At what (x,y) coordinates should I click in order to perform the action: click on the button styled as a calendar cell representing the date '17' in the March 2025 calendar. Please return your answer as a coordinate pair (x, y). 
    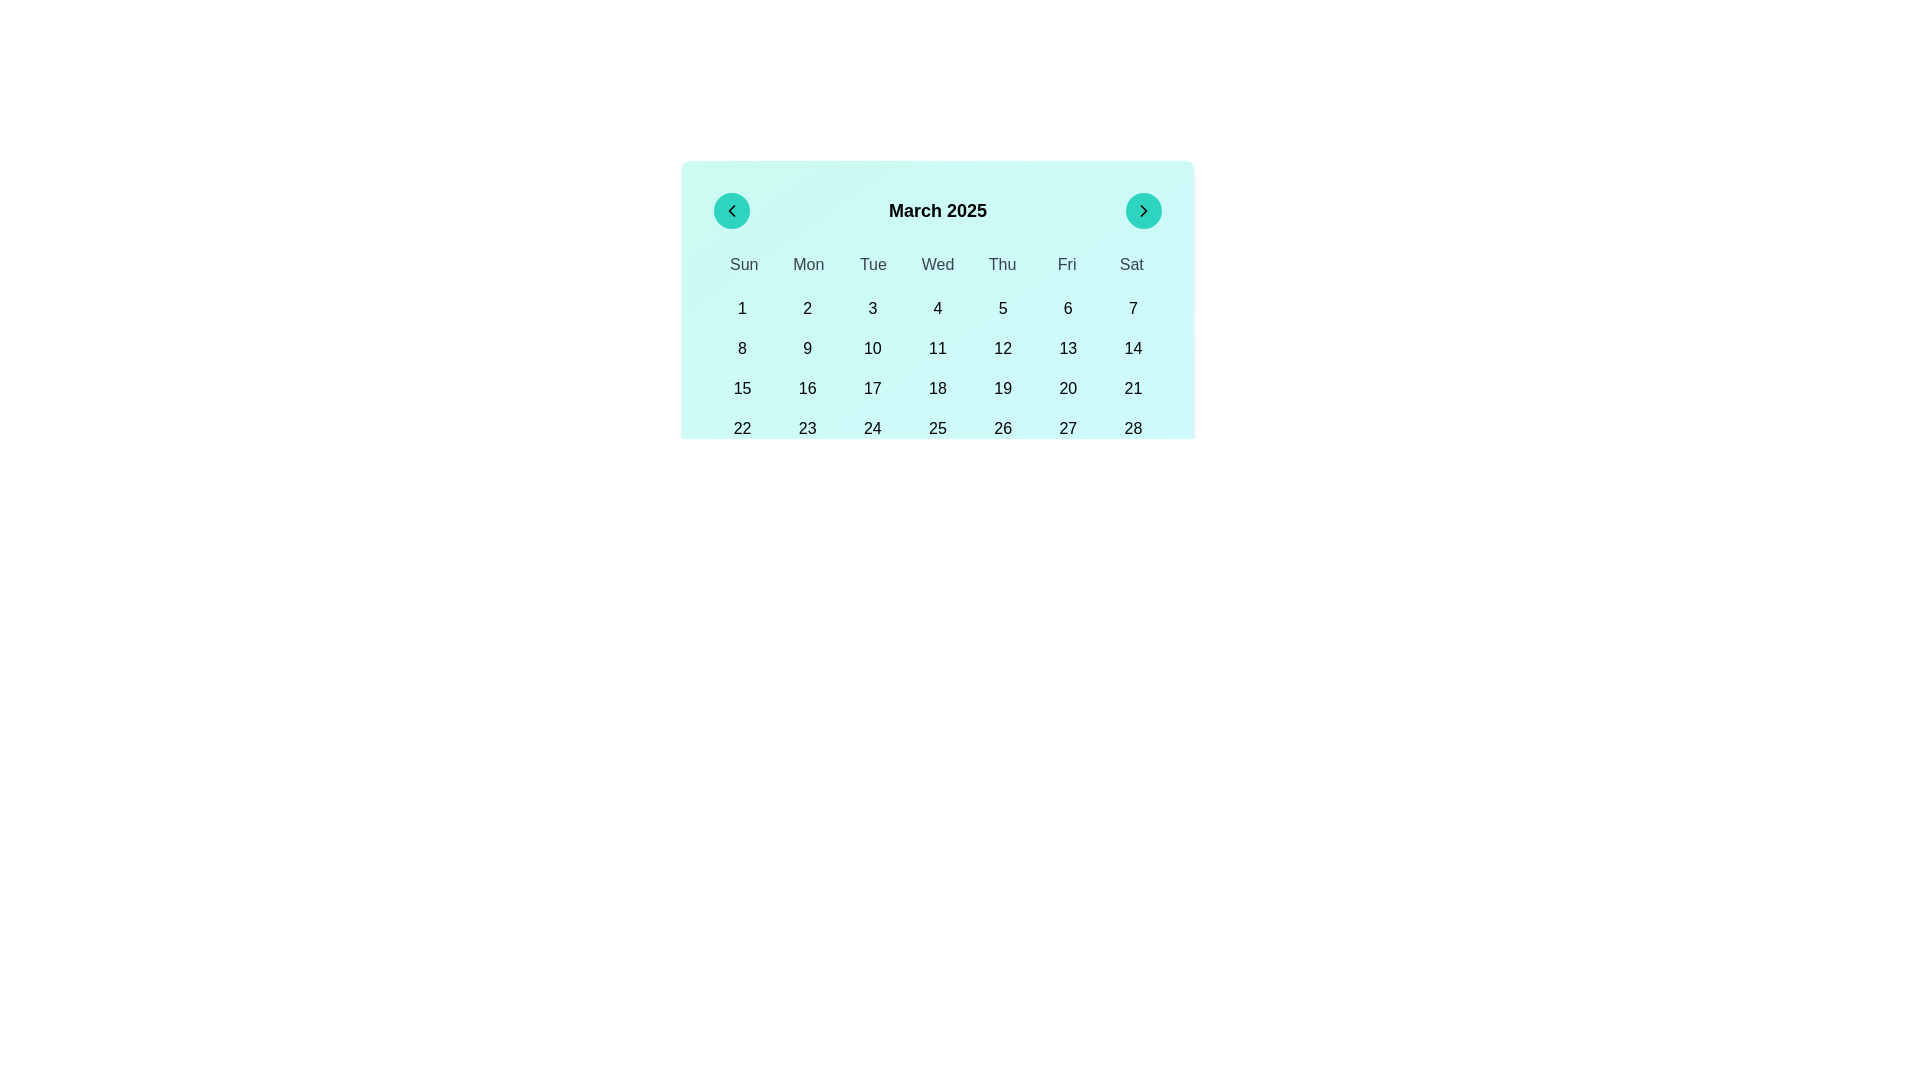
    Looking at the image, I should click on (872, 389).